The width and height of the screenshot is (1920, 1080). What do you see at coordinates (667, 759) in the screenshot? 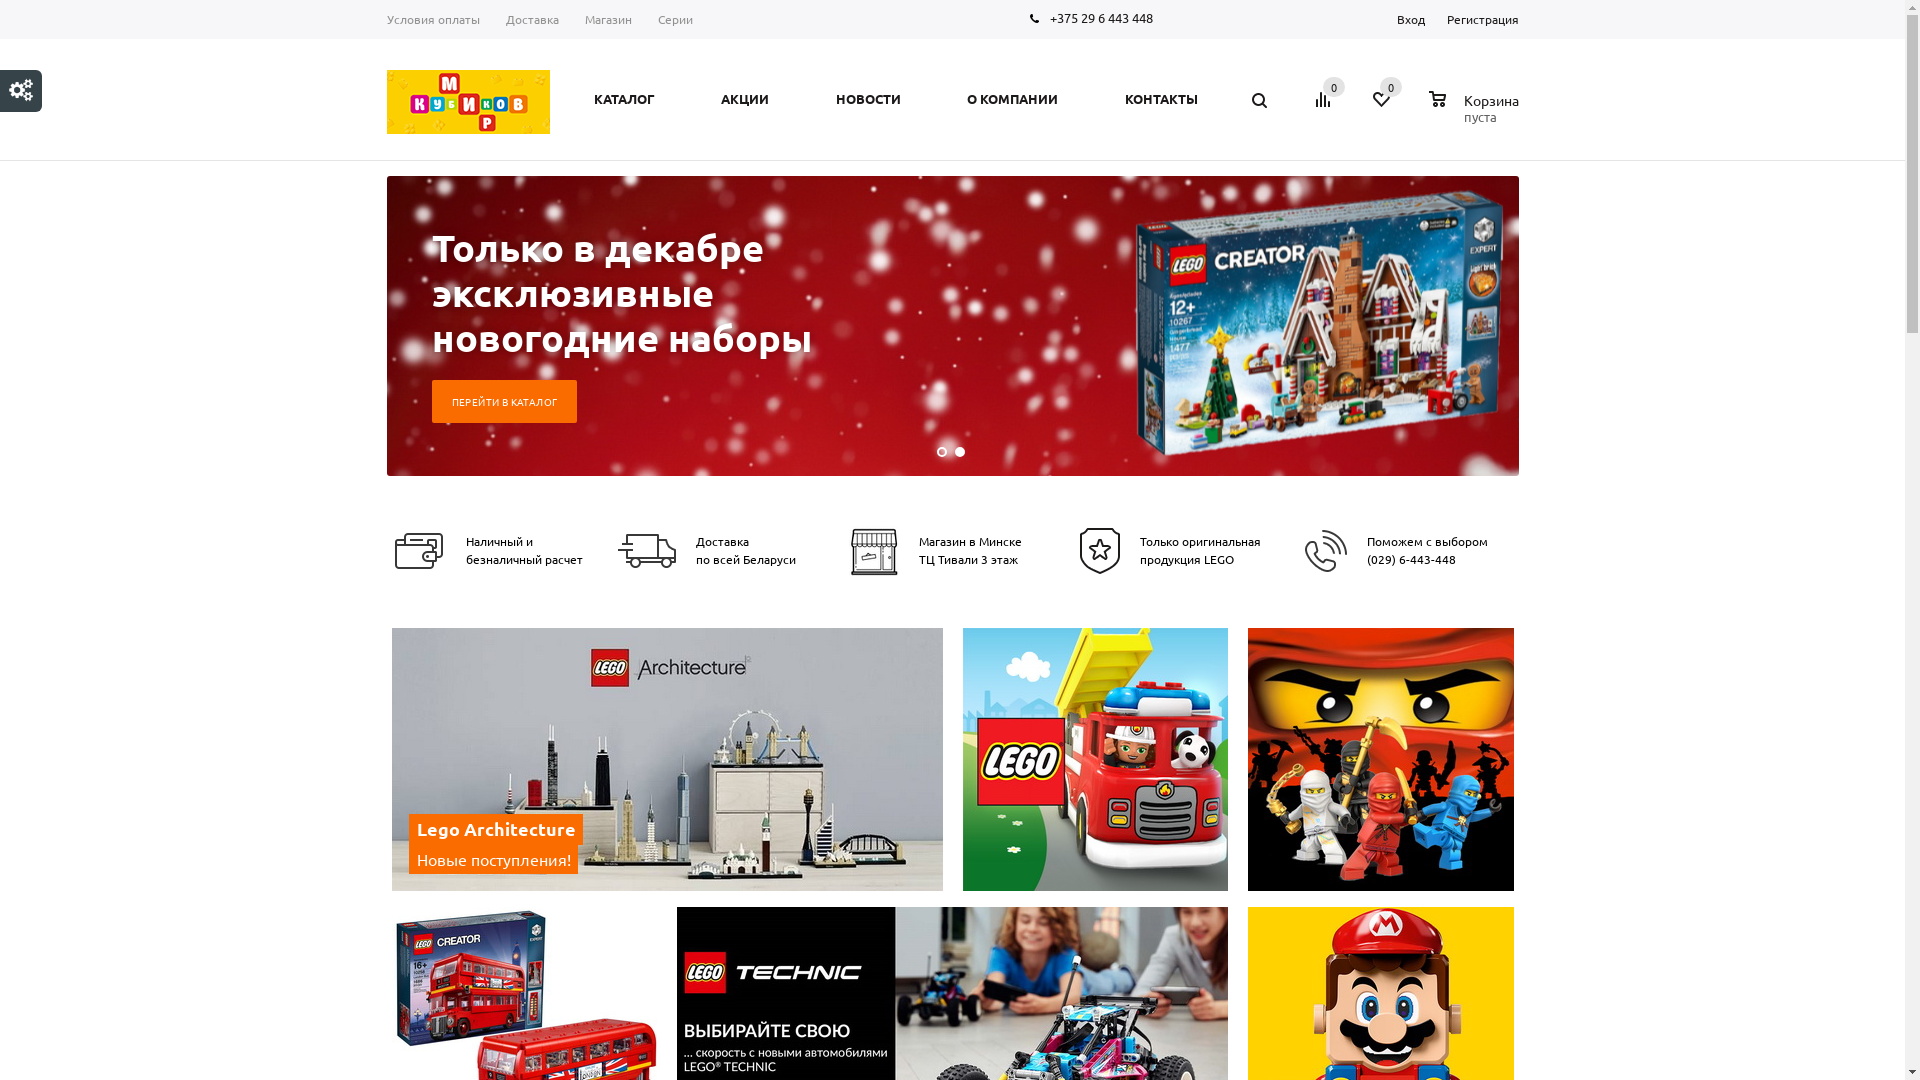
I see `'Lego Architecture'` at bounding box center [667, 759].